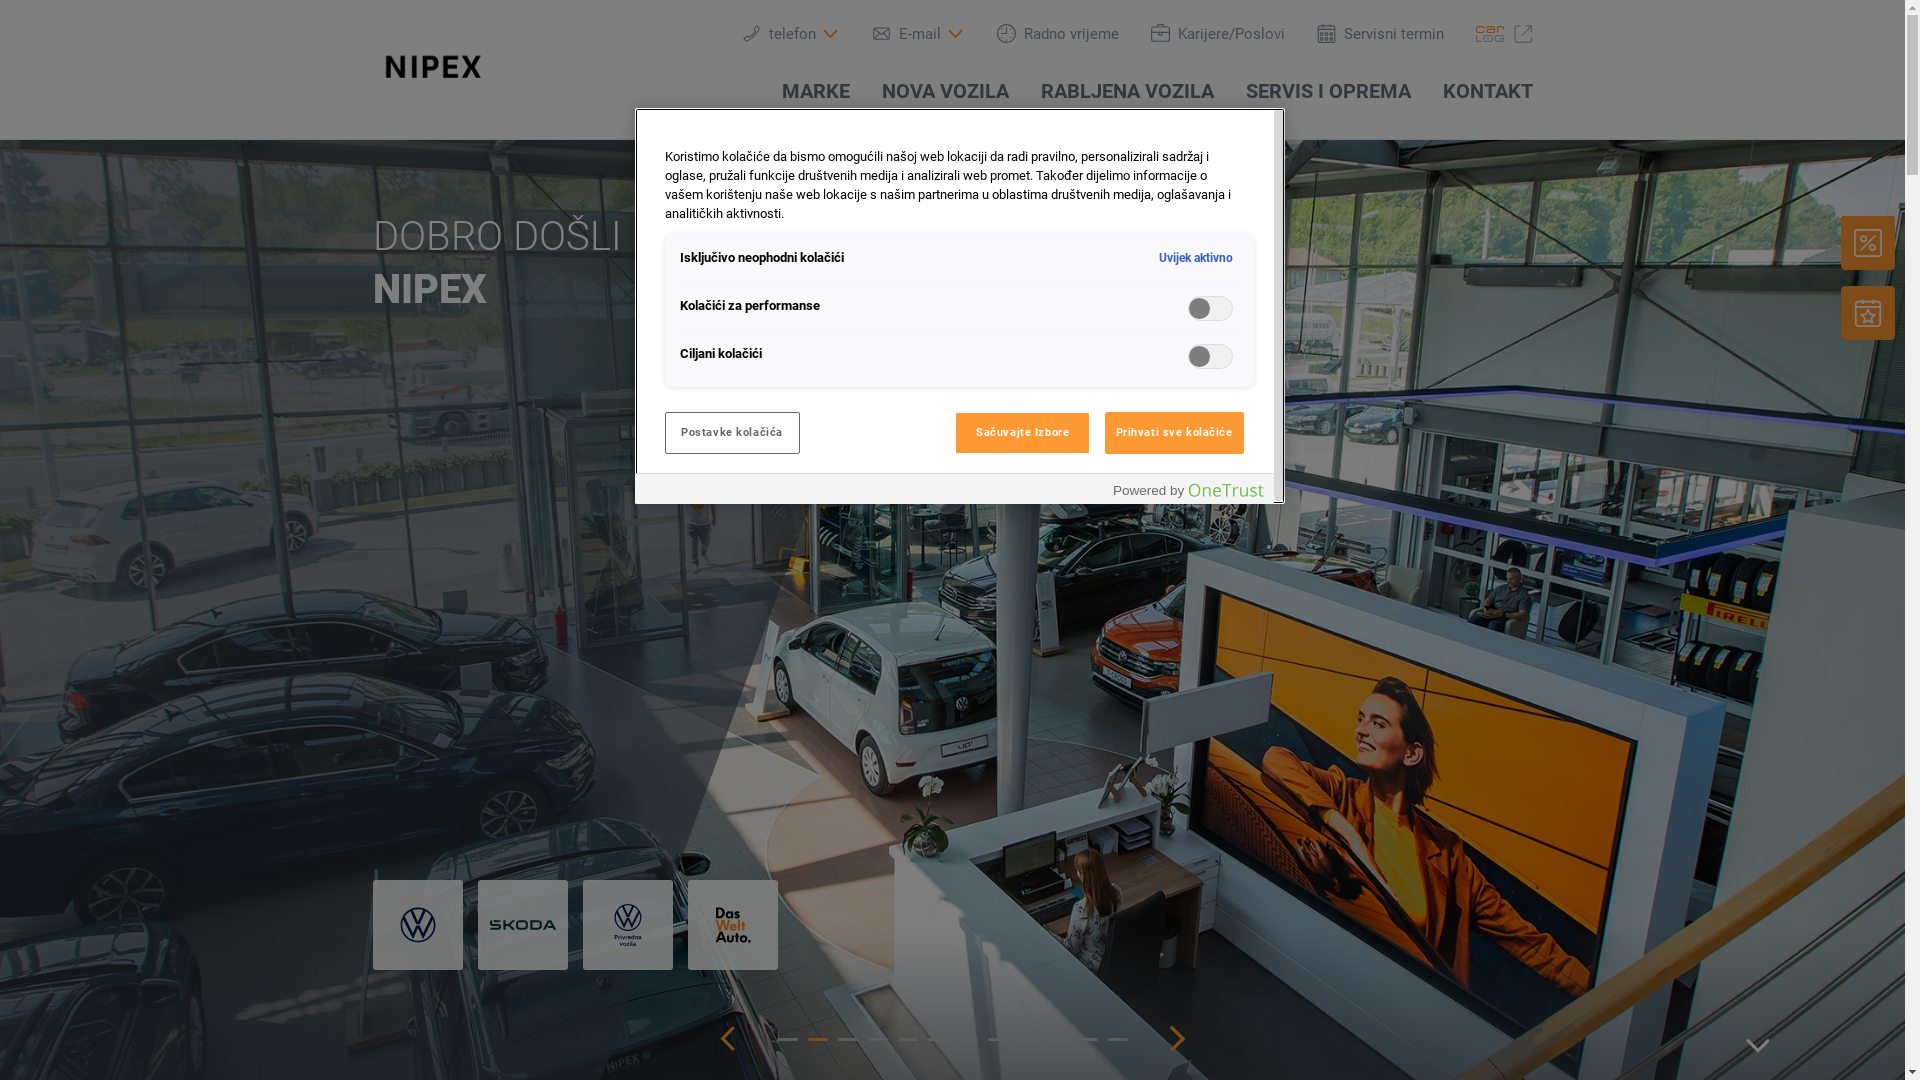  I want to click on 'NIPEX', so click(372, 65).